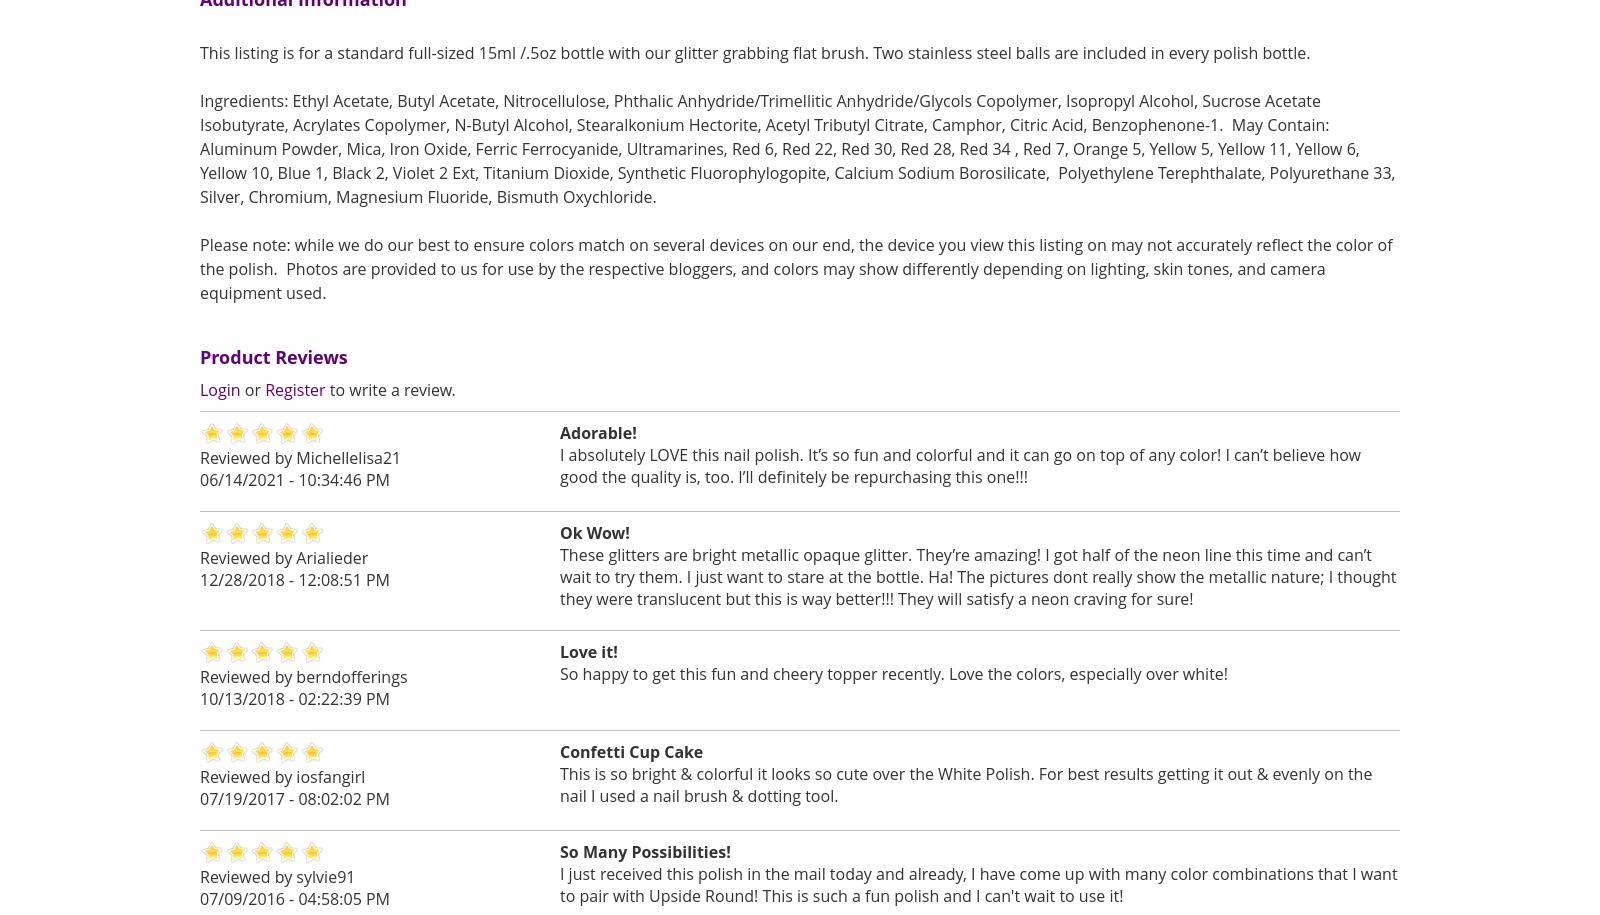 The width and height of the screenshot is (1600, 915). I want to click on 'Reviewed by sylvie91', so click(277, 875).